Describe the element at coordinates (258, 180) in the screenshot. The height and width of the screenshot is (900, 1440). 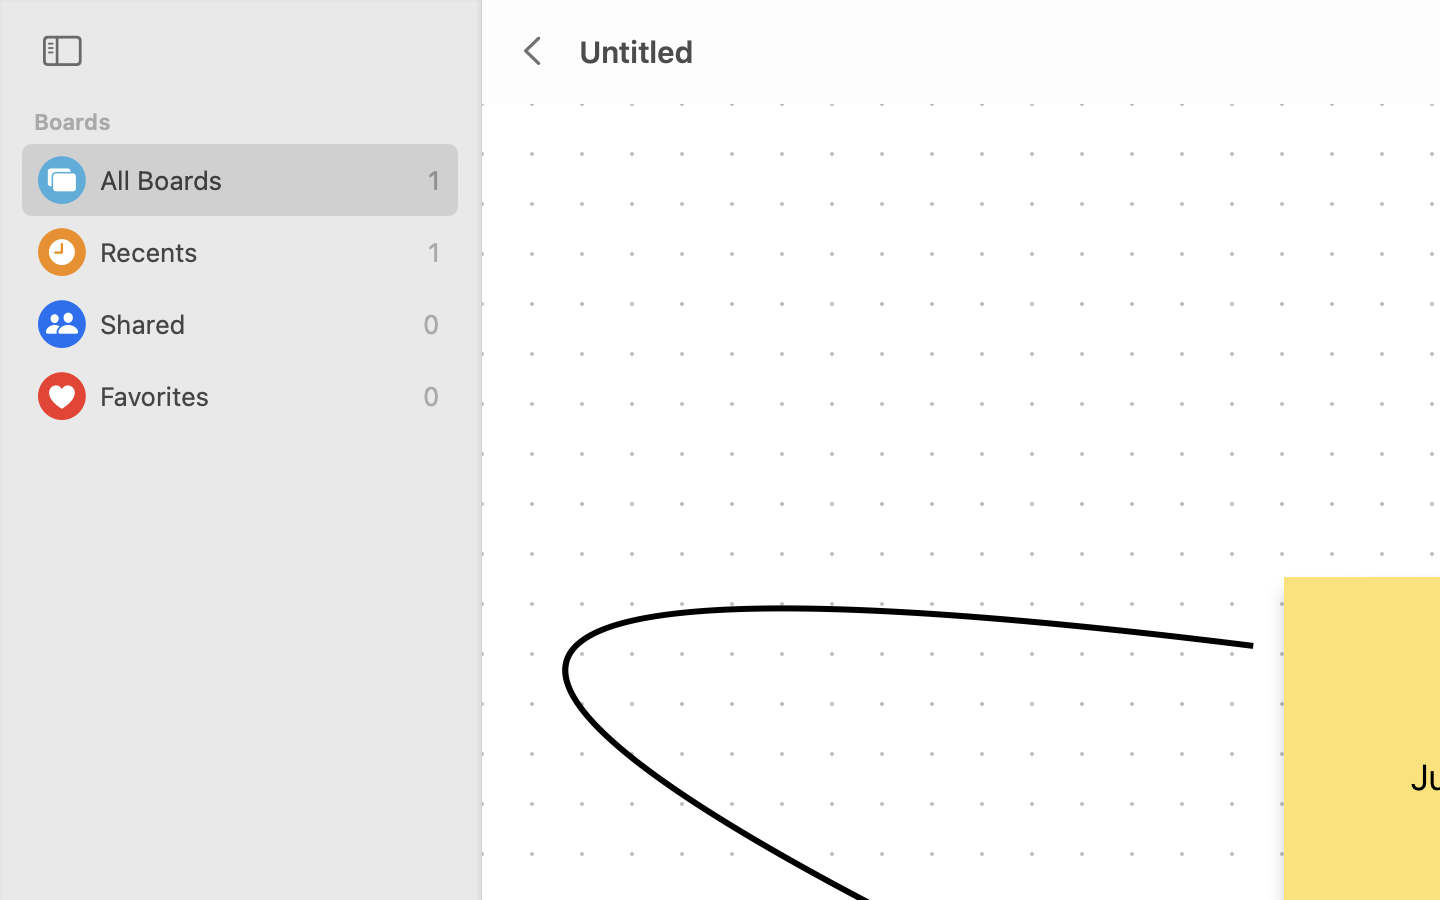
I see `'All Boards'` at that location.